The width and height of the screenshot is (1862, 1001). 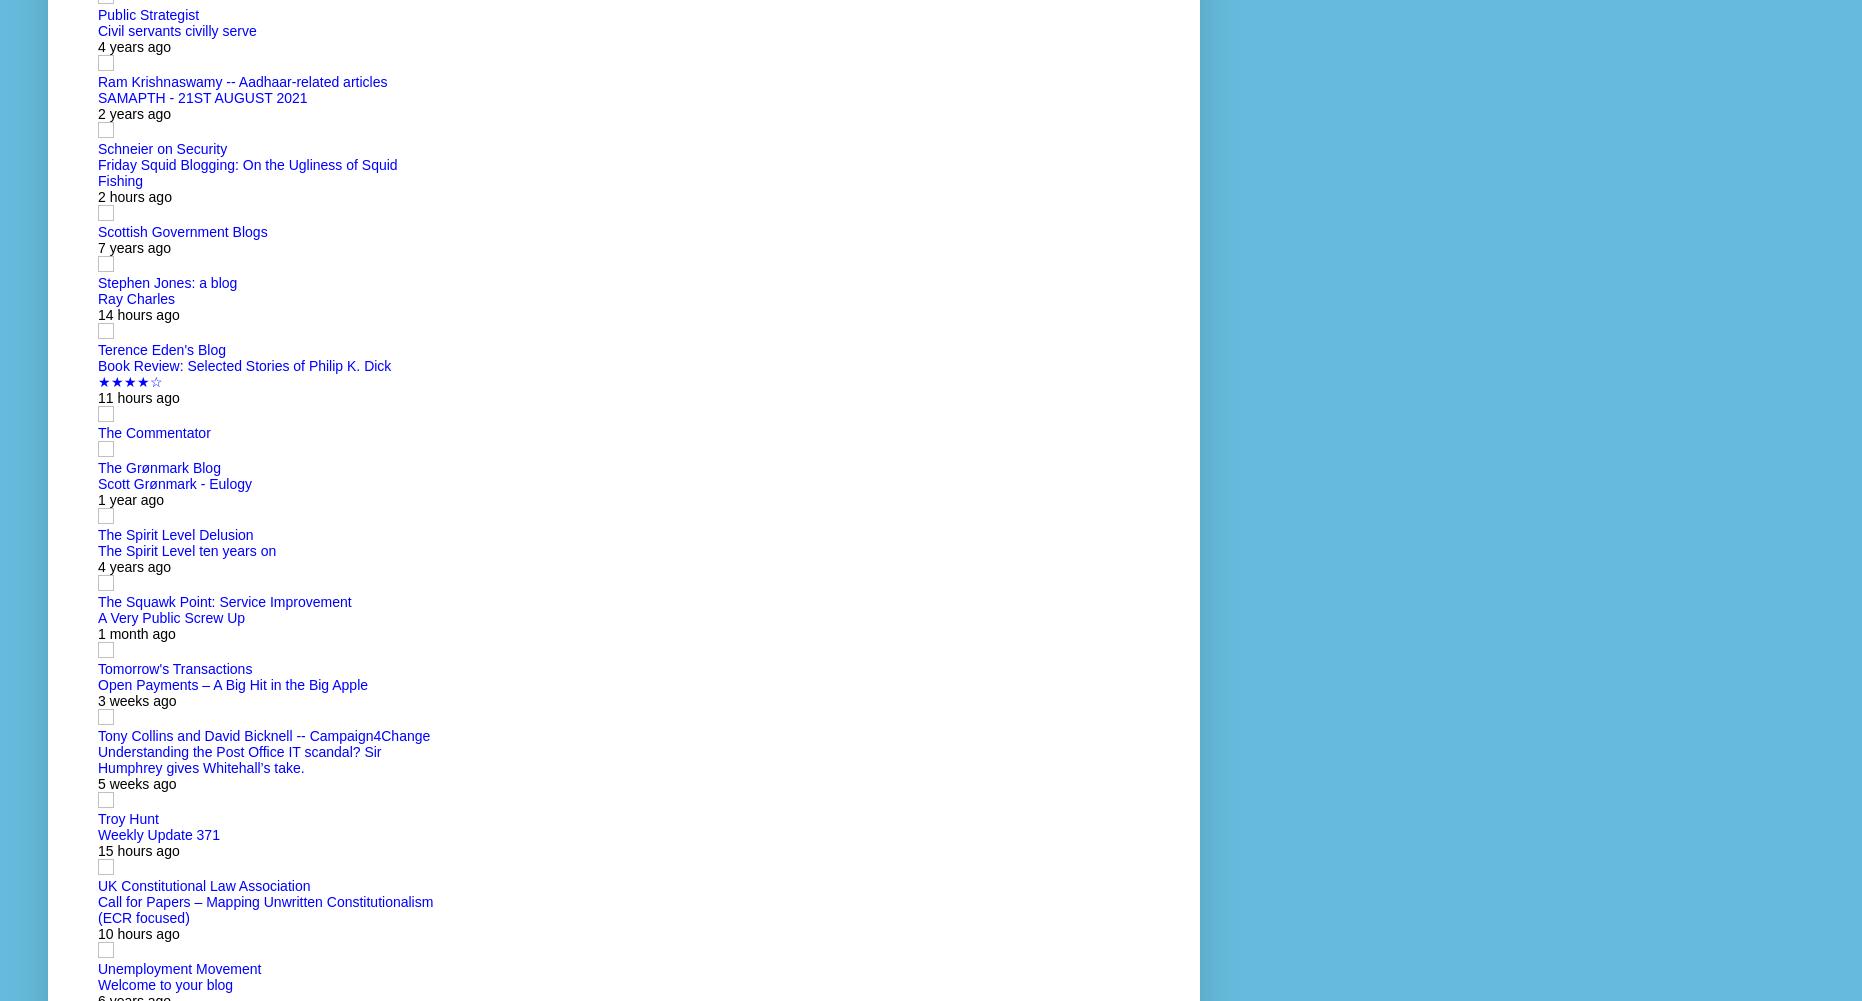 What do you see at coordinates (97, 759) in the screenshot?
I see `'Understanding the Post Office IT scandal? Sir Humphrey gives Whitehall’s take.'` at bounding box center [97, 759].